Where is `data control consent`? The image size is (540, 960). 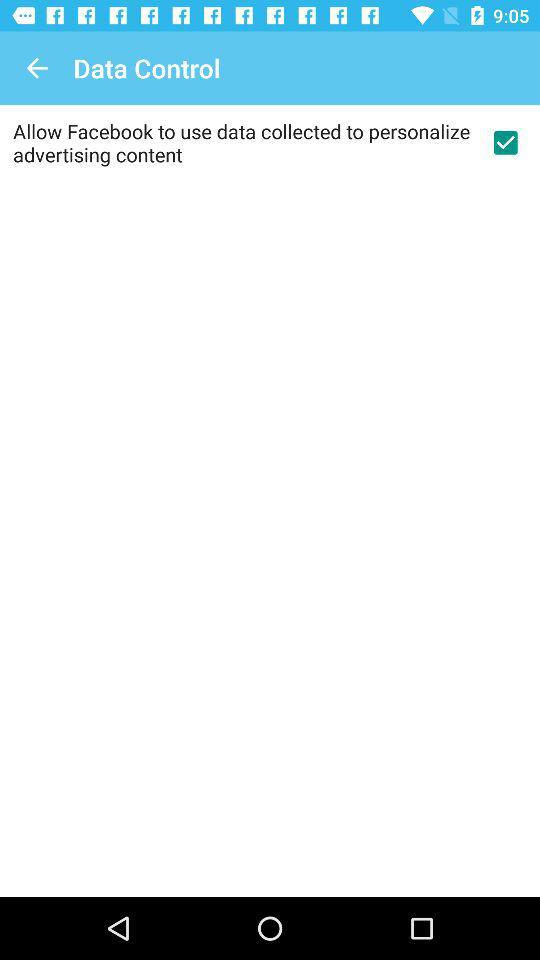 data control consent is located at coordinates (504, 141).